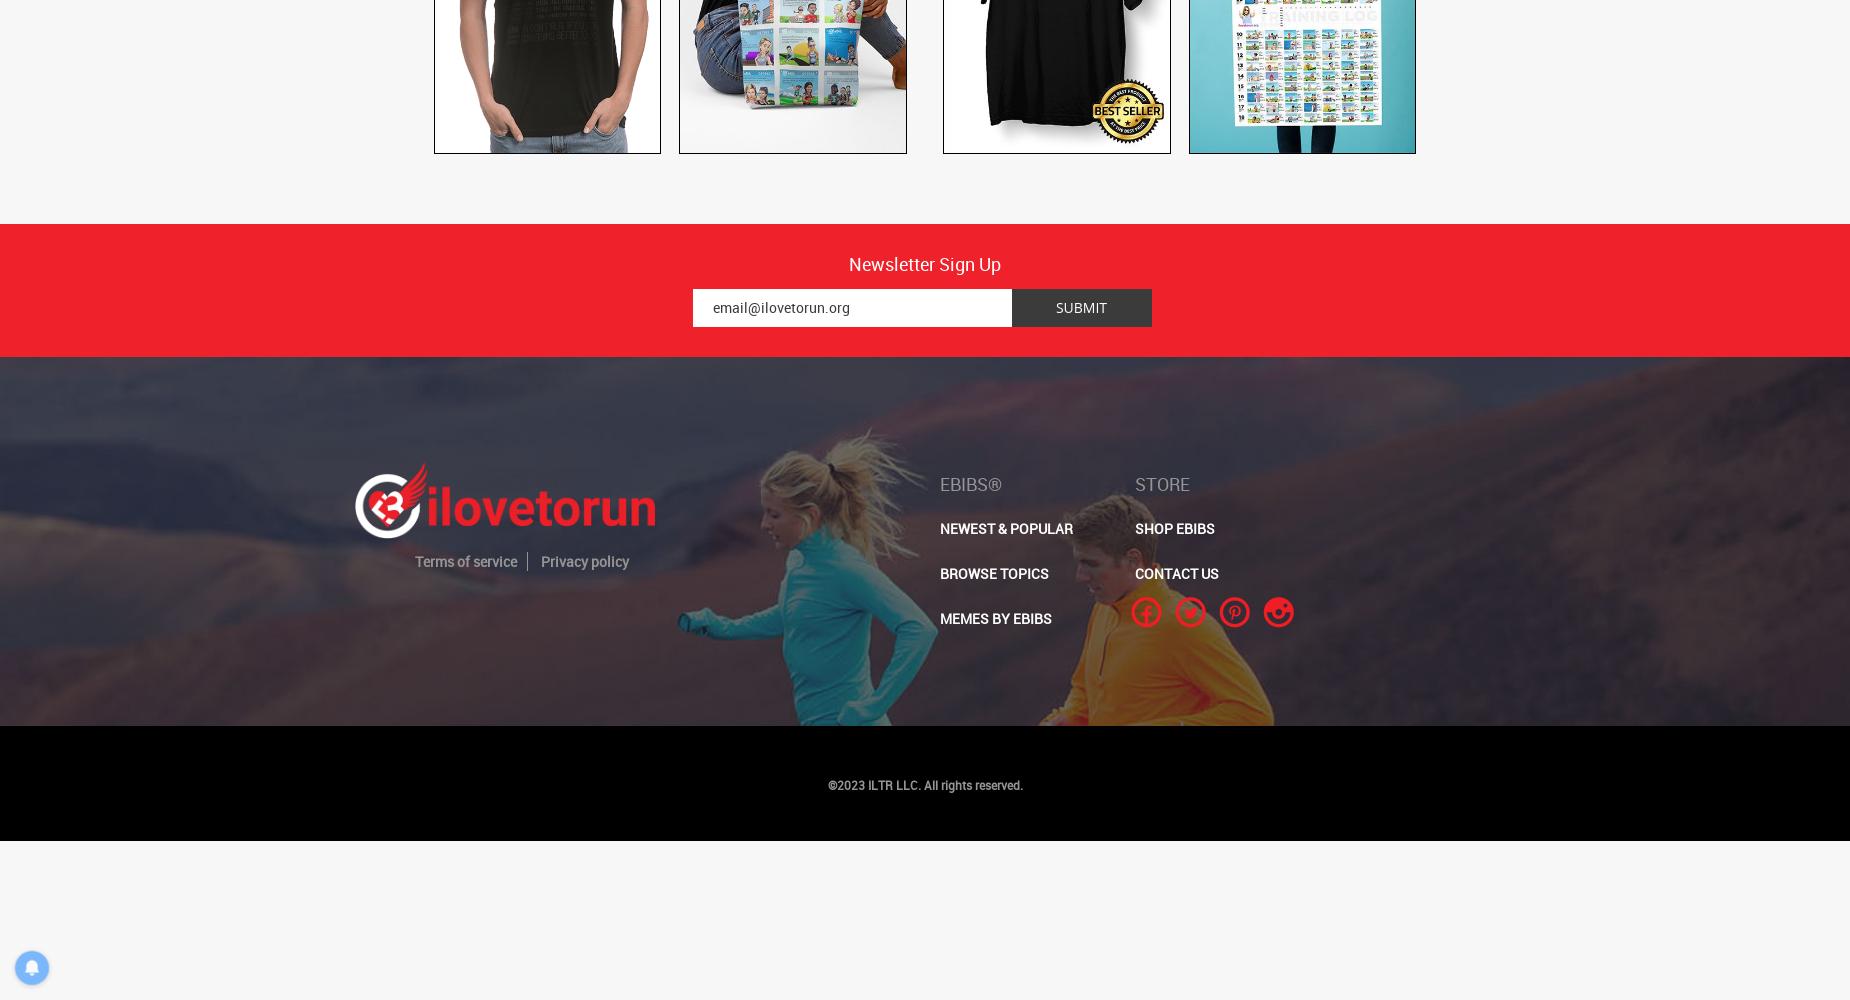 The width and height of the screenshot is (1850, 1000). Describe the element at coordinates (995, 617) in the screenshot. I see `'MEMES BY EBIBS'` at that location.